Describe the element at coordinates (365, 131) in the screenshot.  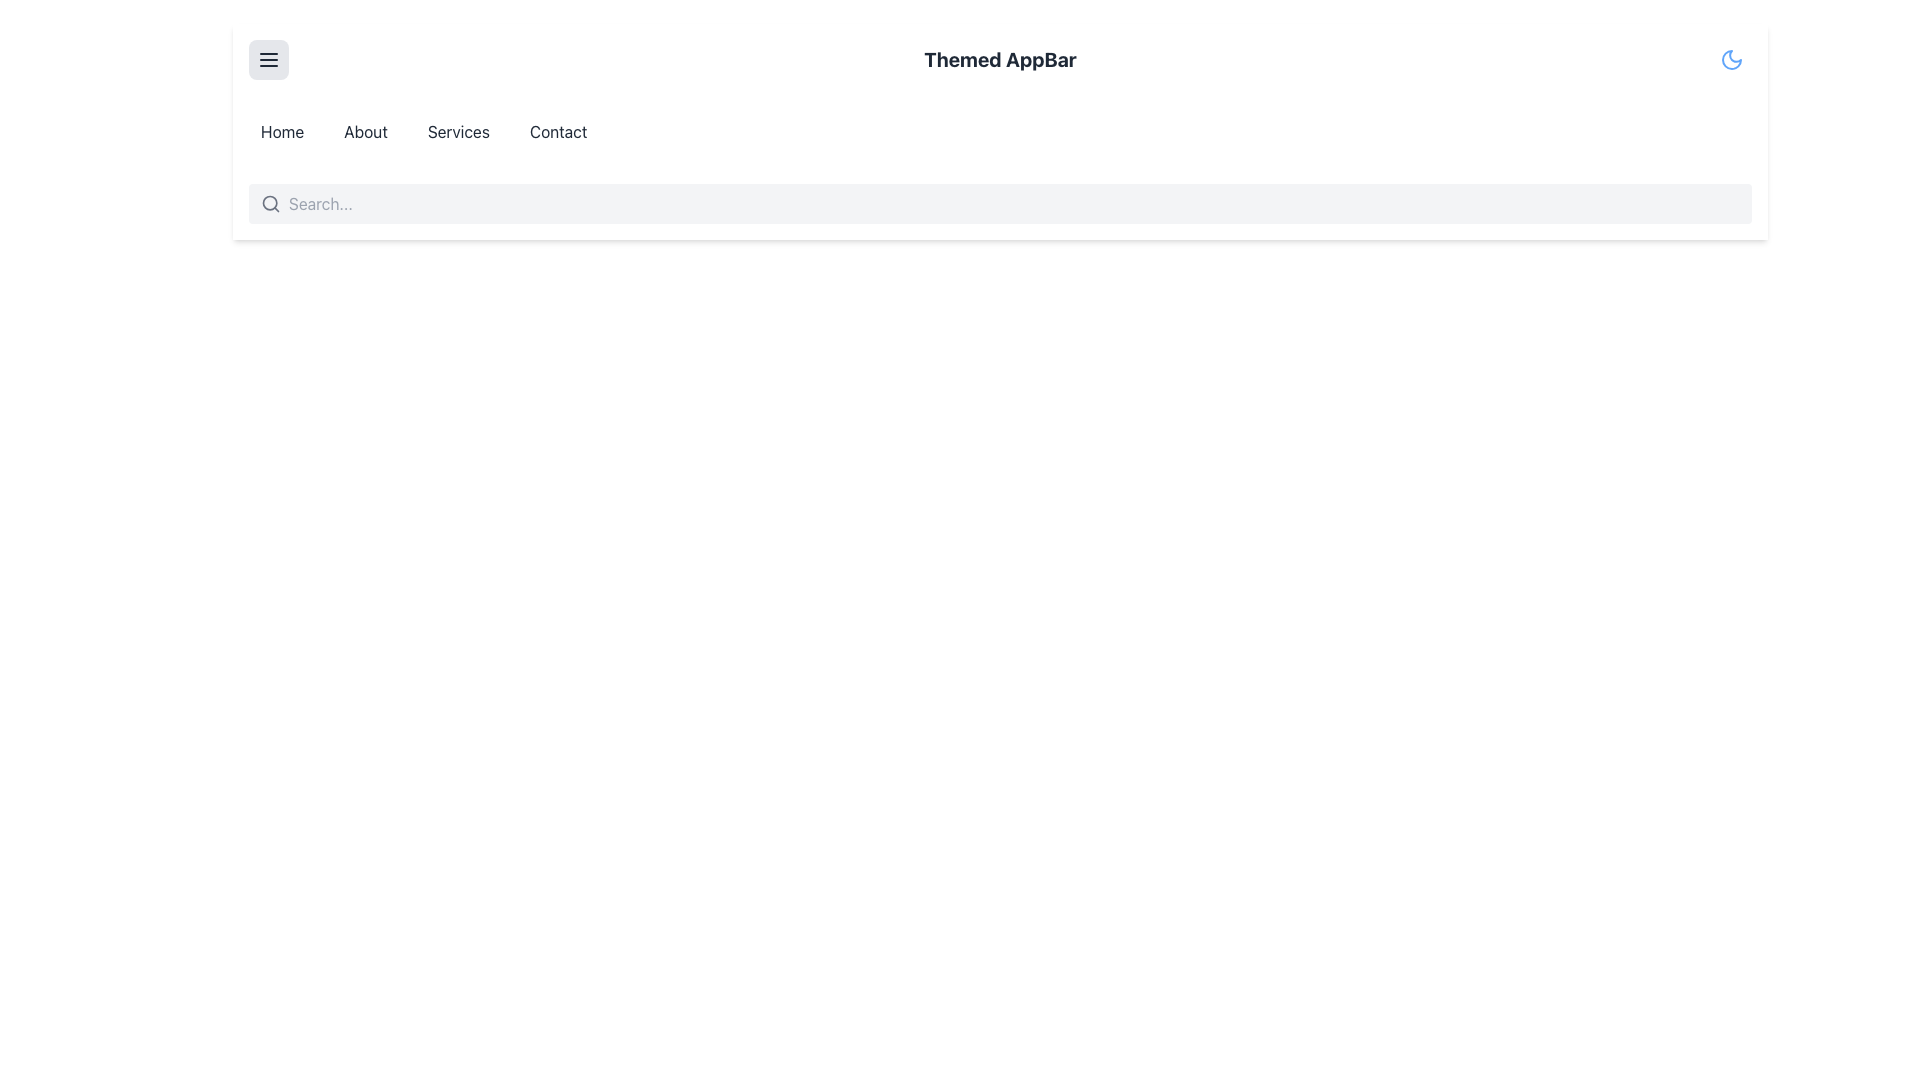
I see `the 'About' button in the navigation menu to change its appearance` at that location.